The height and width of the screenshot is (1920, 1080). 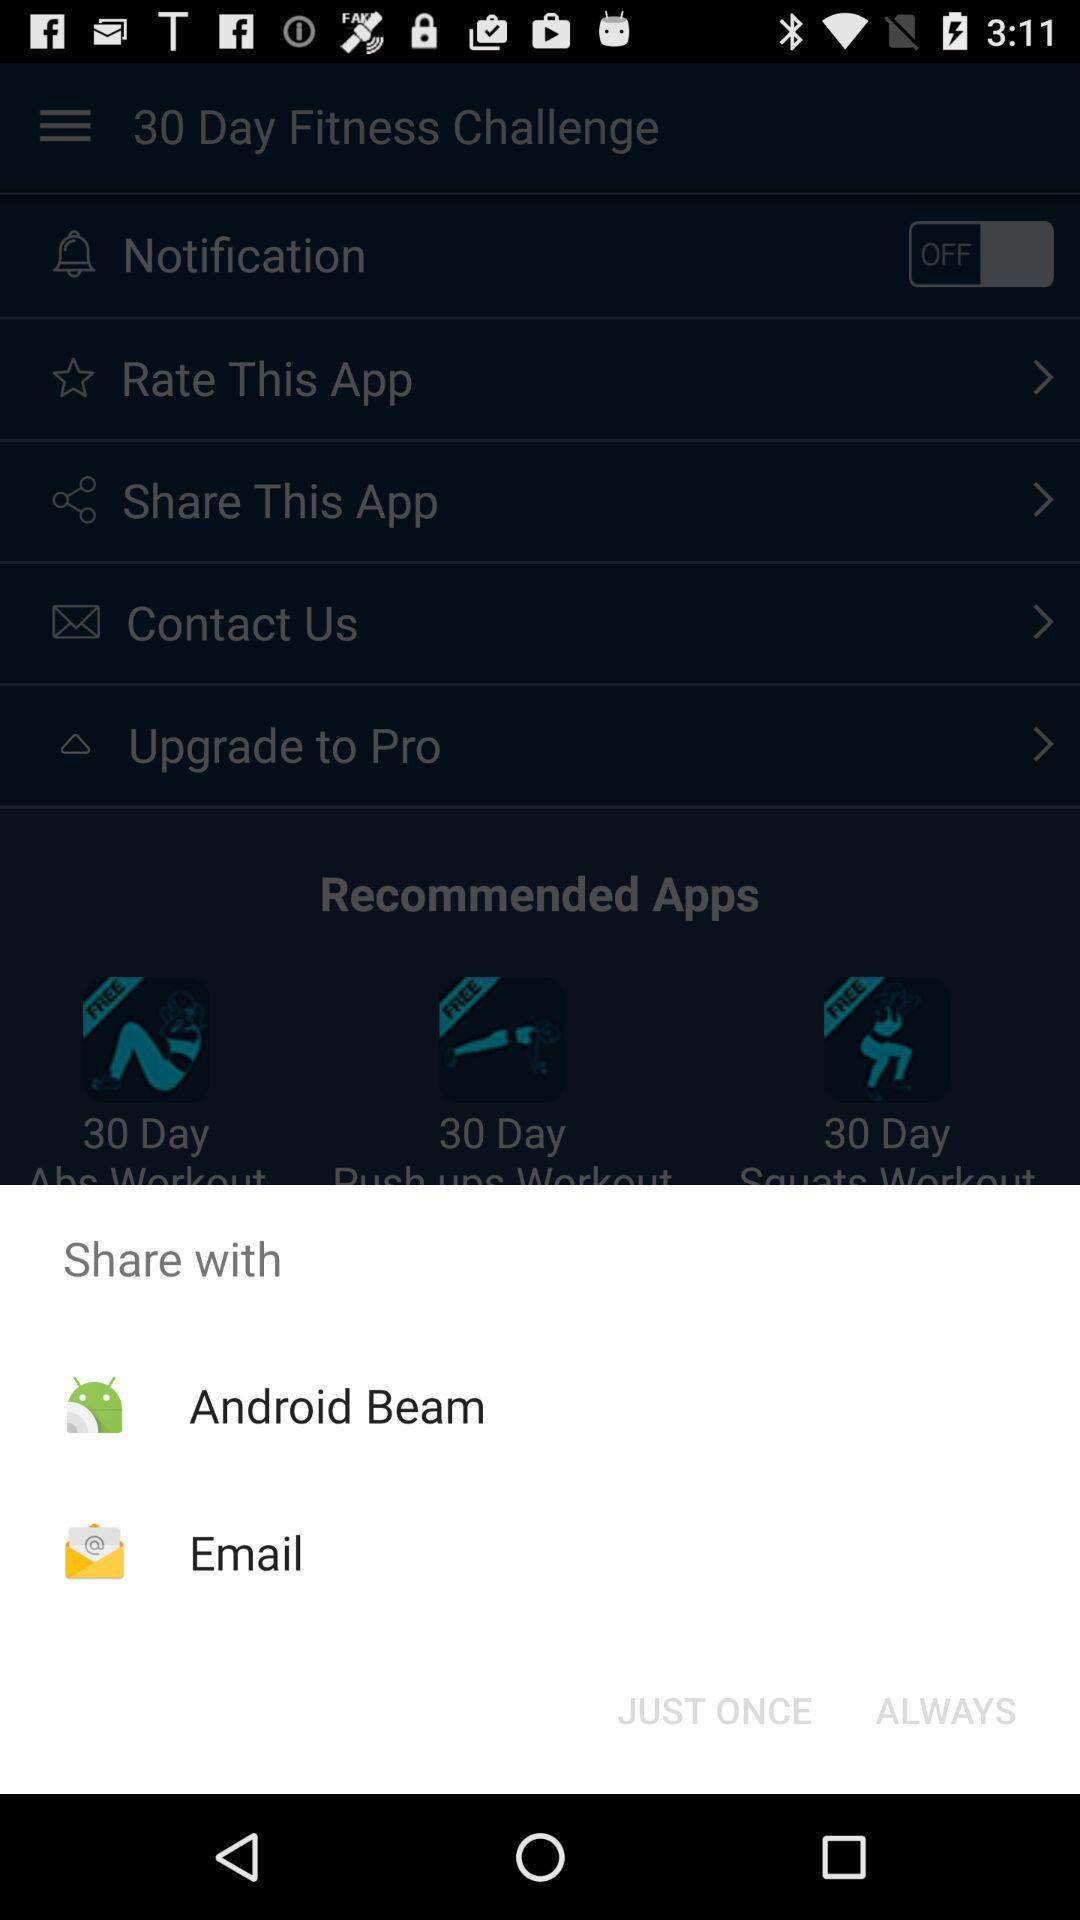 What do you see at coordinates (945, 1708) in the screenshot?
I see `the button to the right of just once item` at bounding box center [945, 1708].